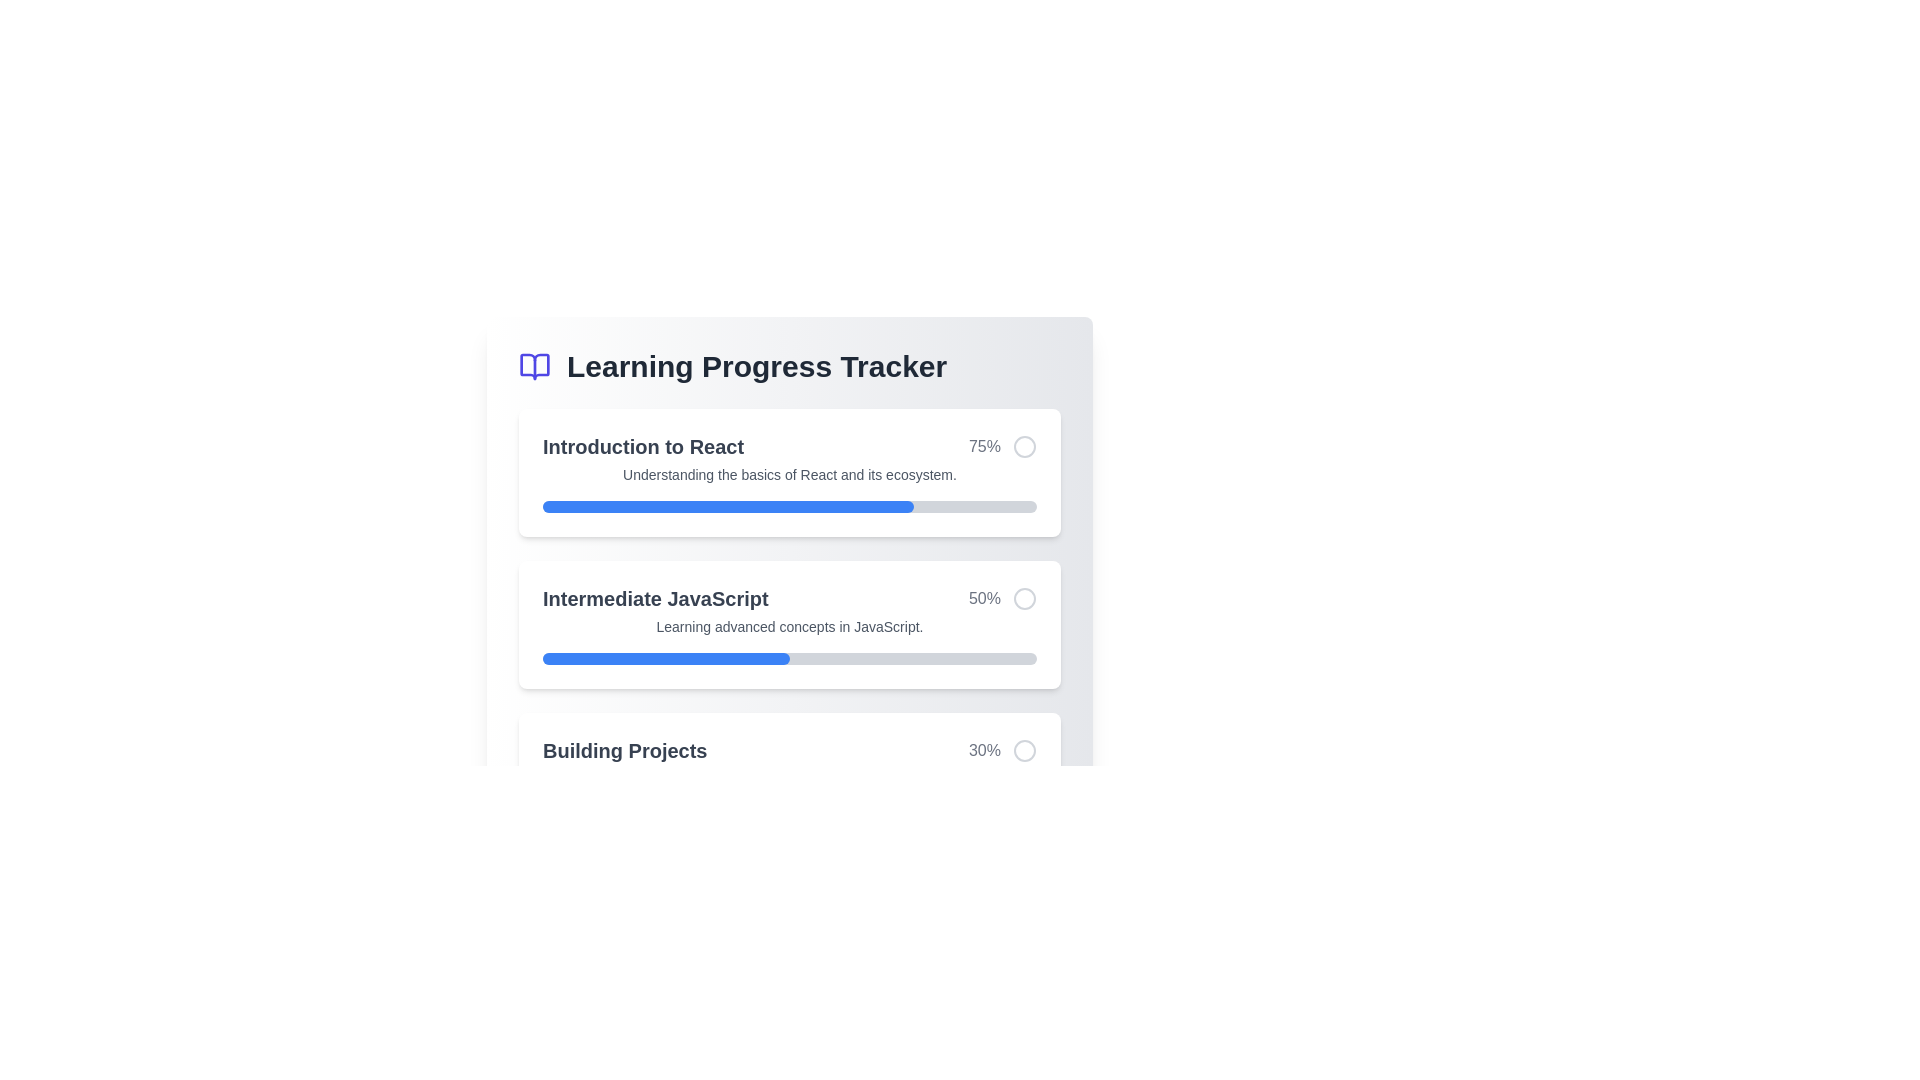  Describe the element at coordinates (789, 751) in the screenshot. I see `the circle of the Progress Indicator representing 30% completion for the task 'Building Projects'` at that location.